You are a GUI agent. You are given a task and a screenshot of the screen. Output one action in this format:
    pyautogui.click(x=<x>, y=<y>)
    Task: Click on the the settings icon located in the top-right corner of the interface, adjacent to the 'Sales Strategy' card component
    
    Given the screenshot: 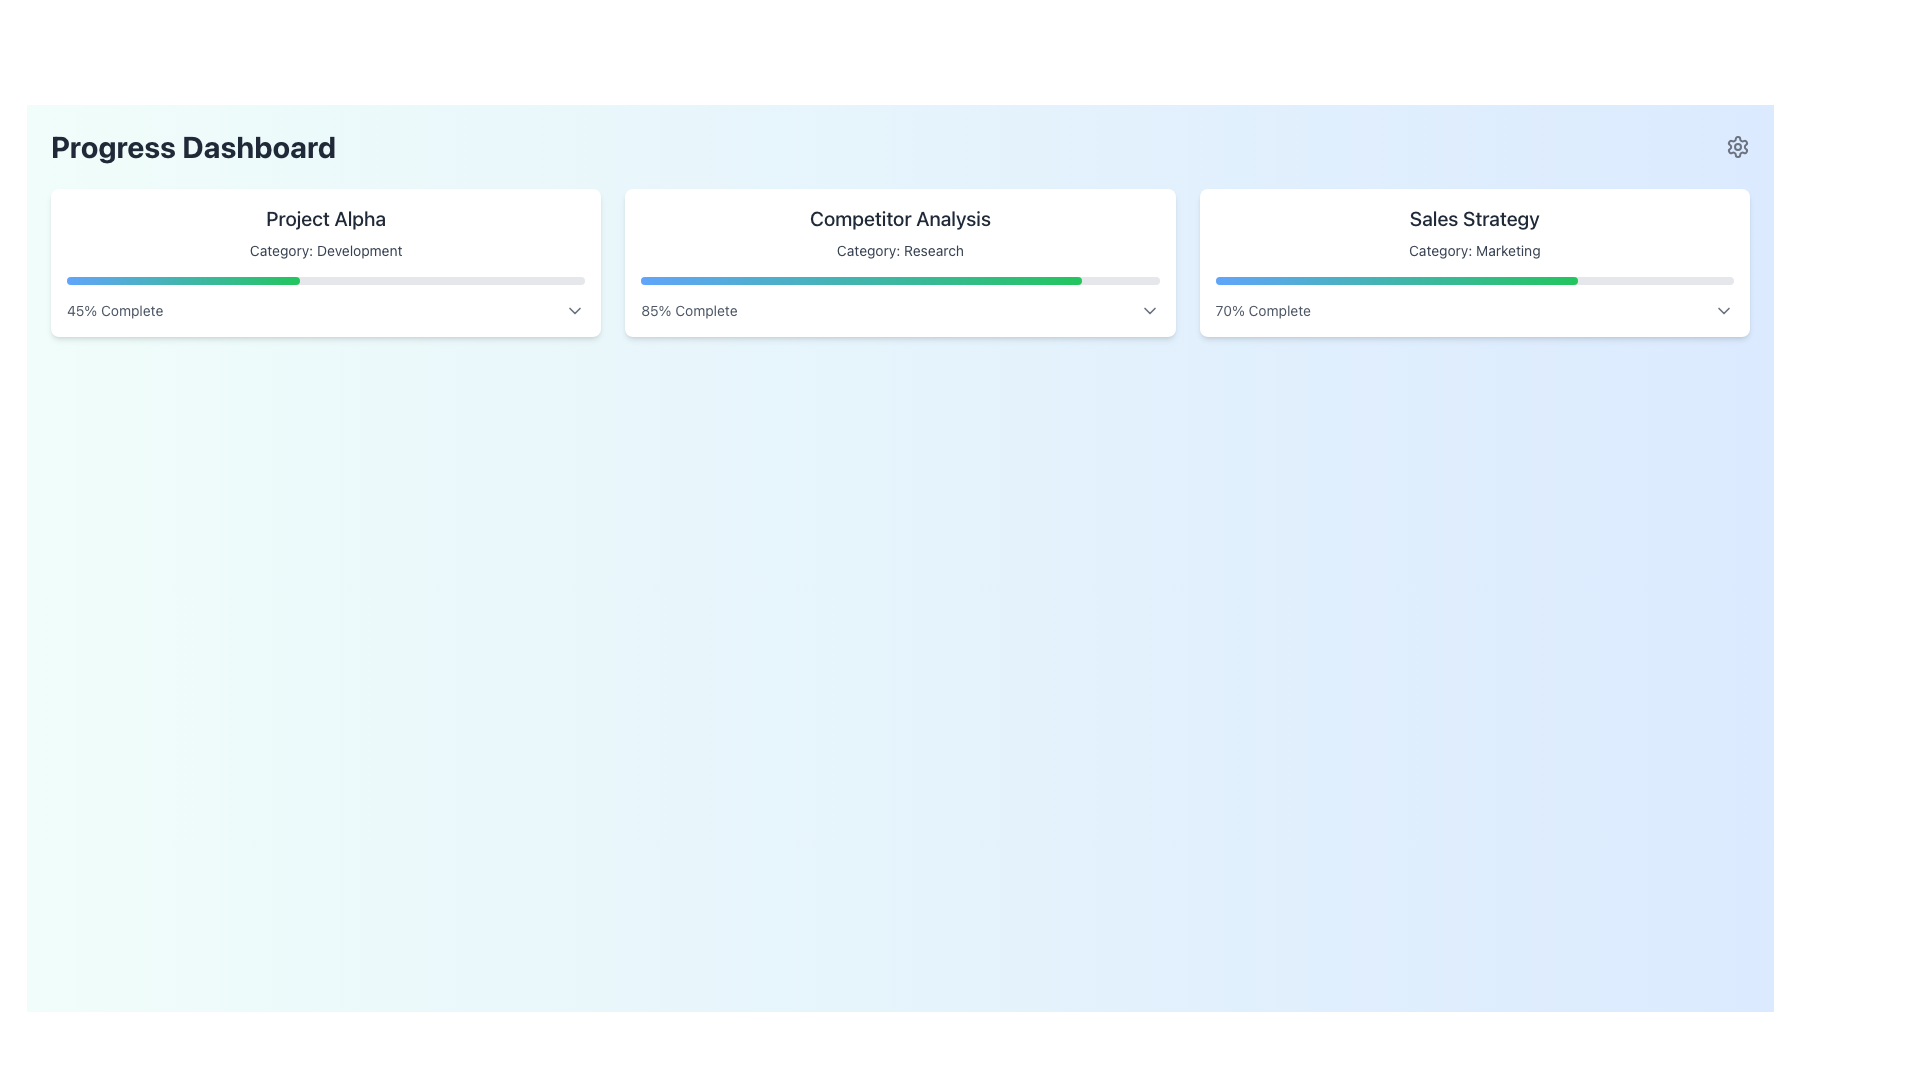 What is the action you would take?
    pyautogui.click(x=1736, y=145)
    